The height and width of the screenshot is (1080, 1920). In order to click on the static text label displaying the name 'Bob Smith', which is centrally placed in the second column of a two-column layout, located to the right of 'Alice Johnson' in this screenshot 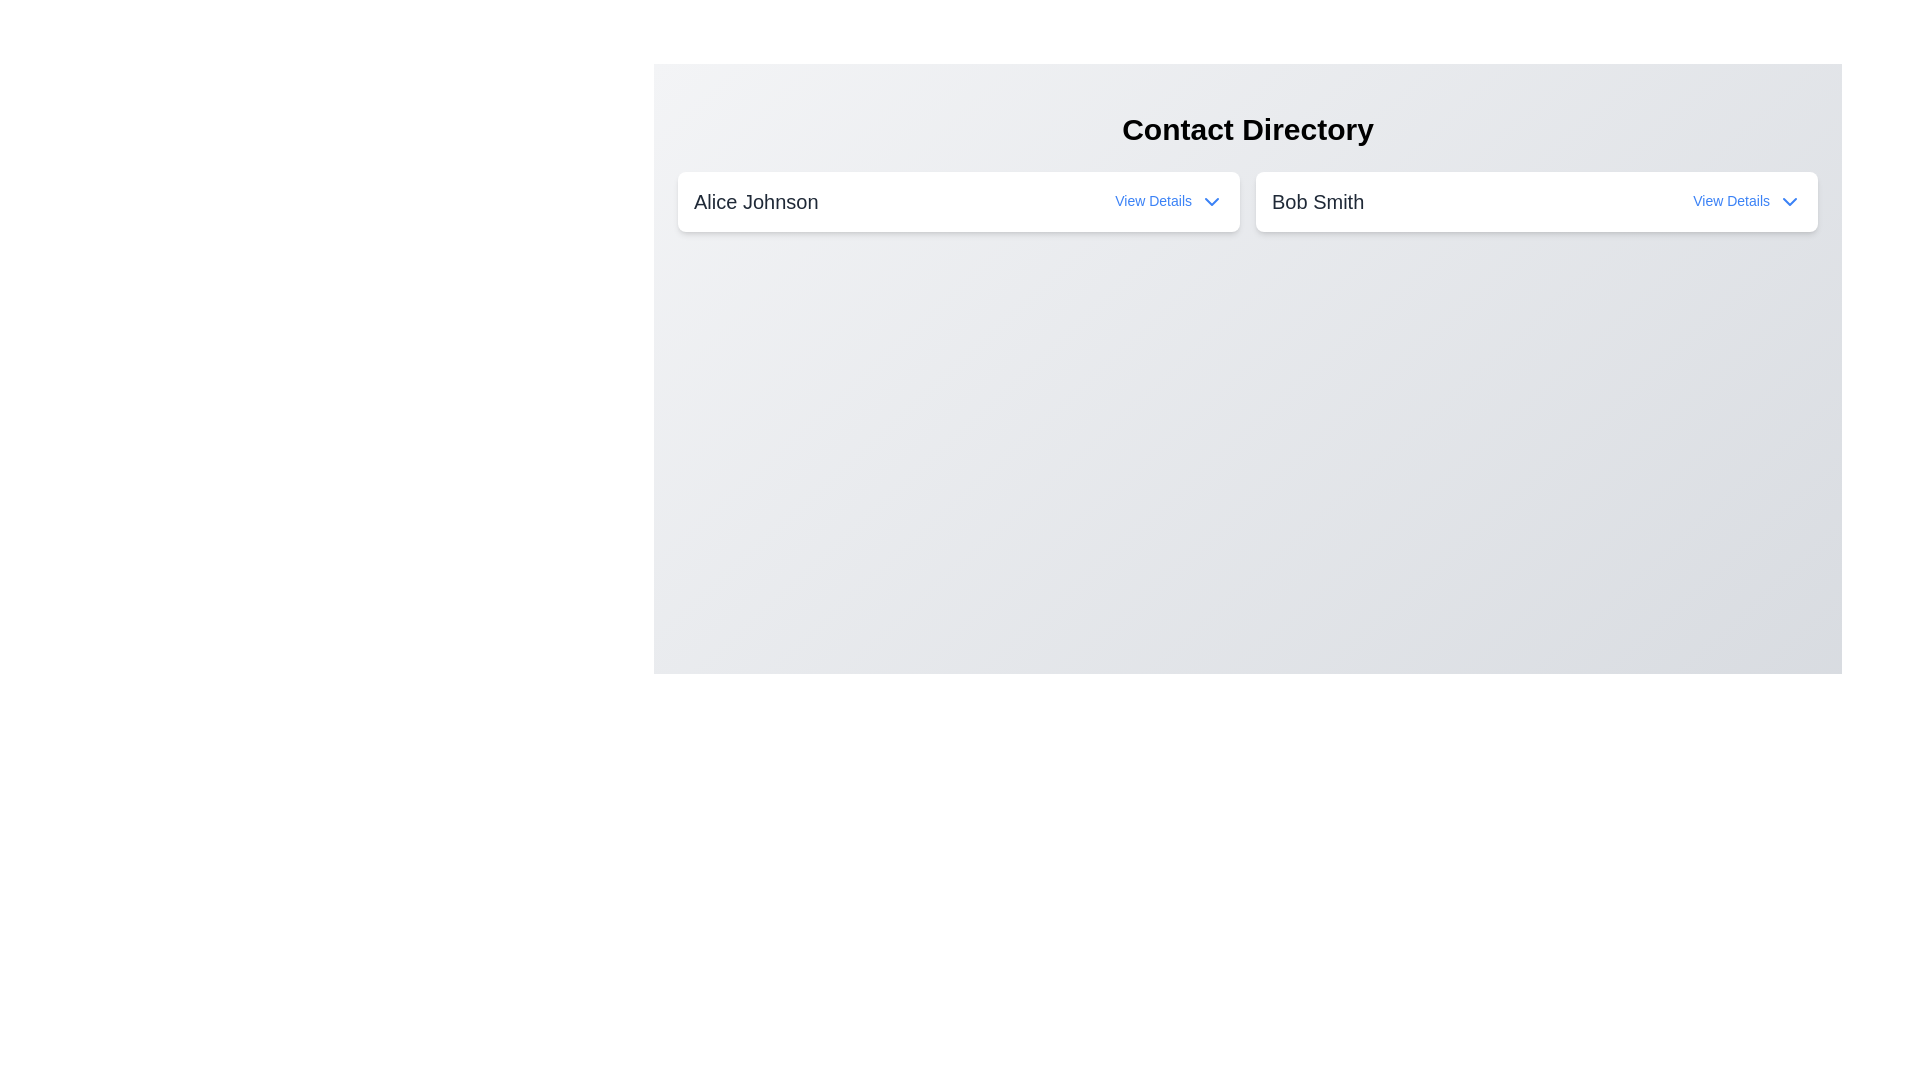, I will do `click(1318, 201)`.